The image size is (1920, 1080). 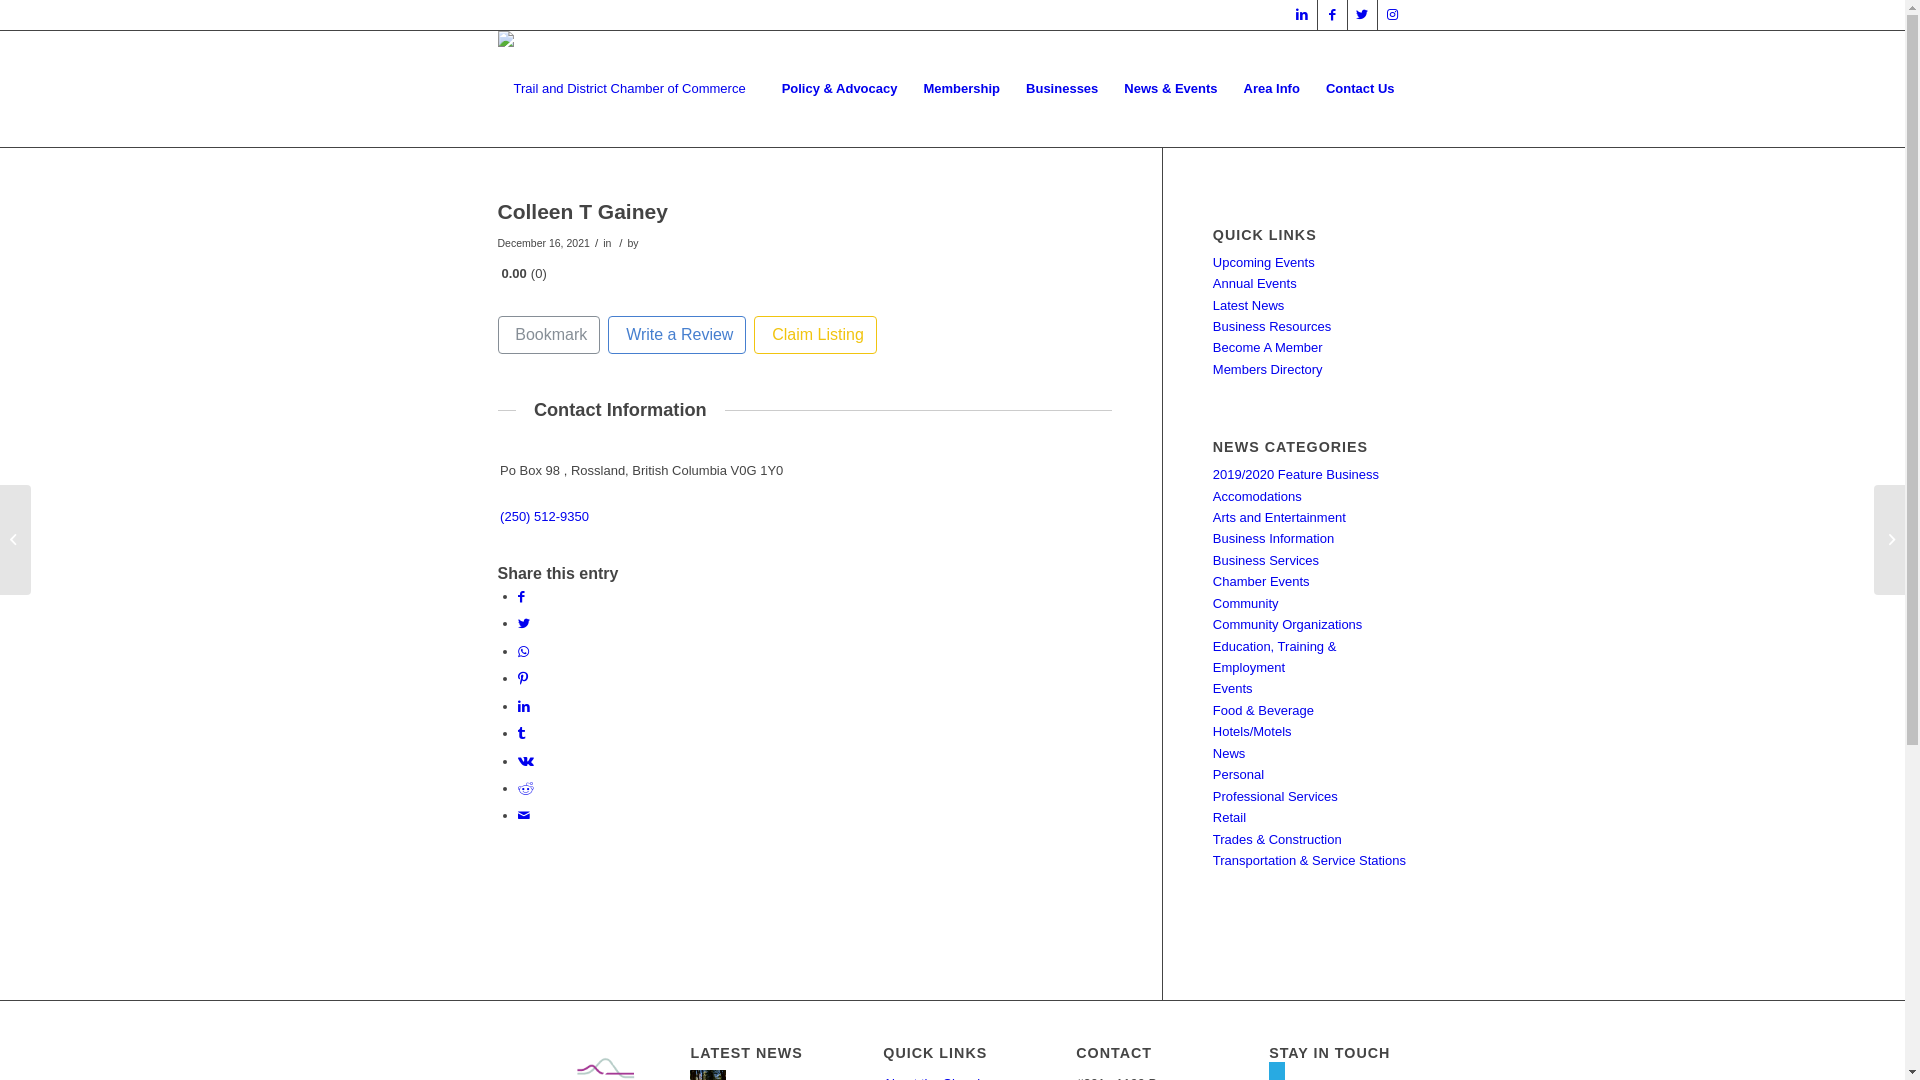 What do you see at coordinates (1212, 709) in the screenshot?
I see `'Food & Beverage'` at bounding box center [1212, 709].